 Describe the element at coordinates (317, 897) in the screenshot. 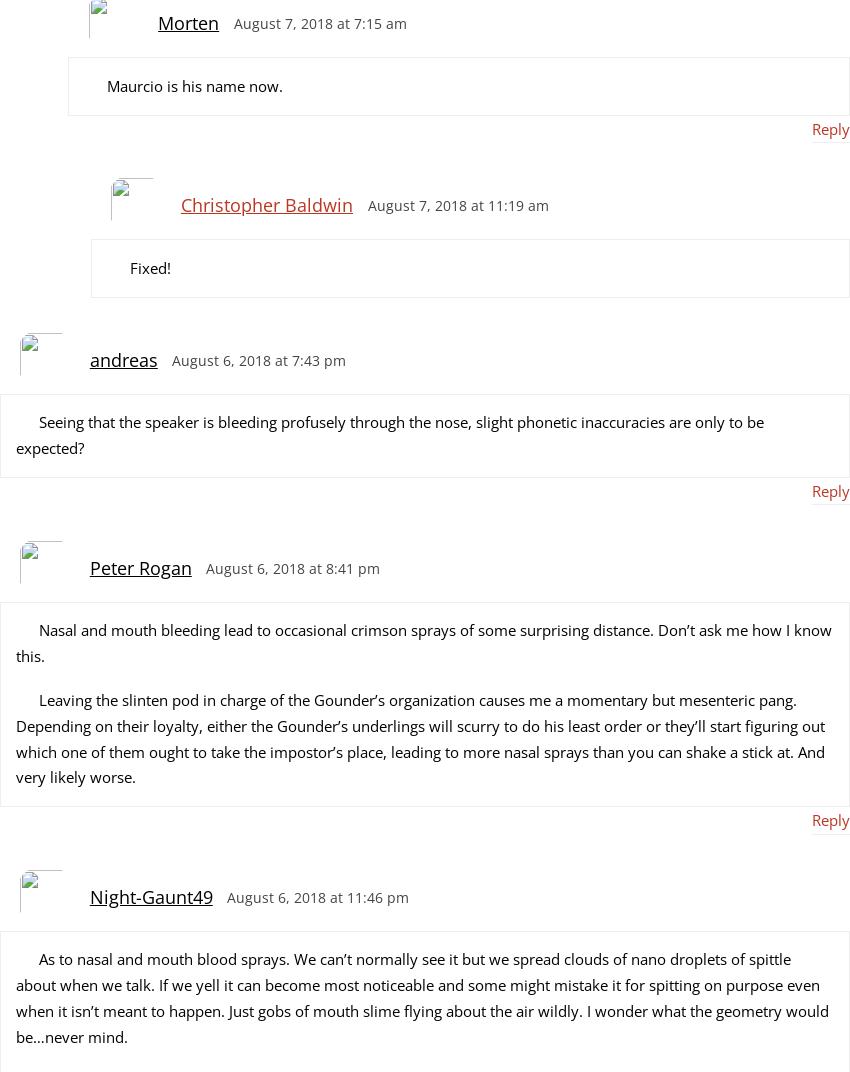

I see `'August 6, 2018 at 11:46 pm'` at that location.